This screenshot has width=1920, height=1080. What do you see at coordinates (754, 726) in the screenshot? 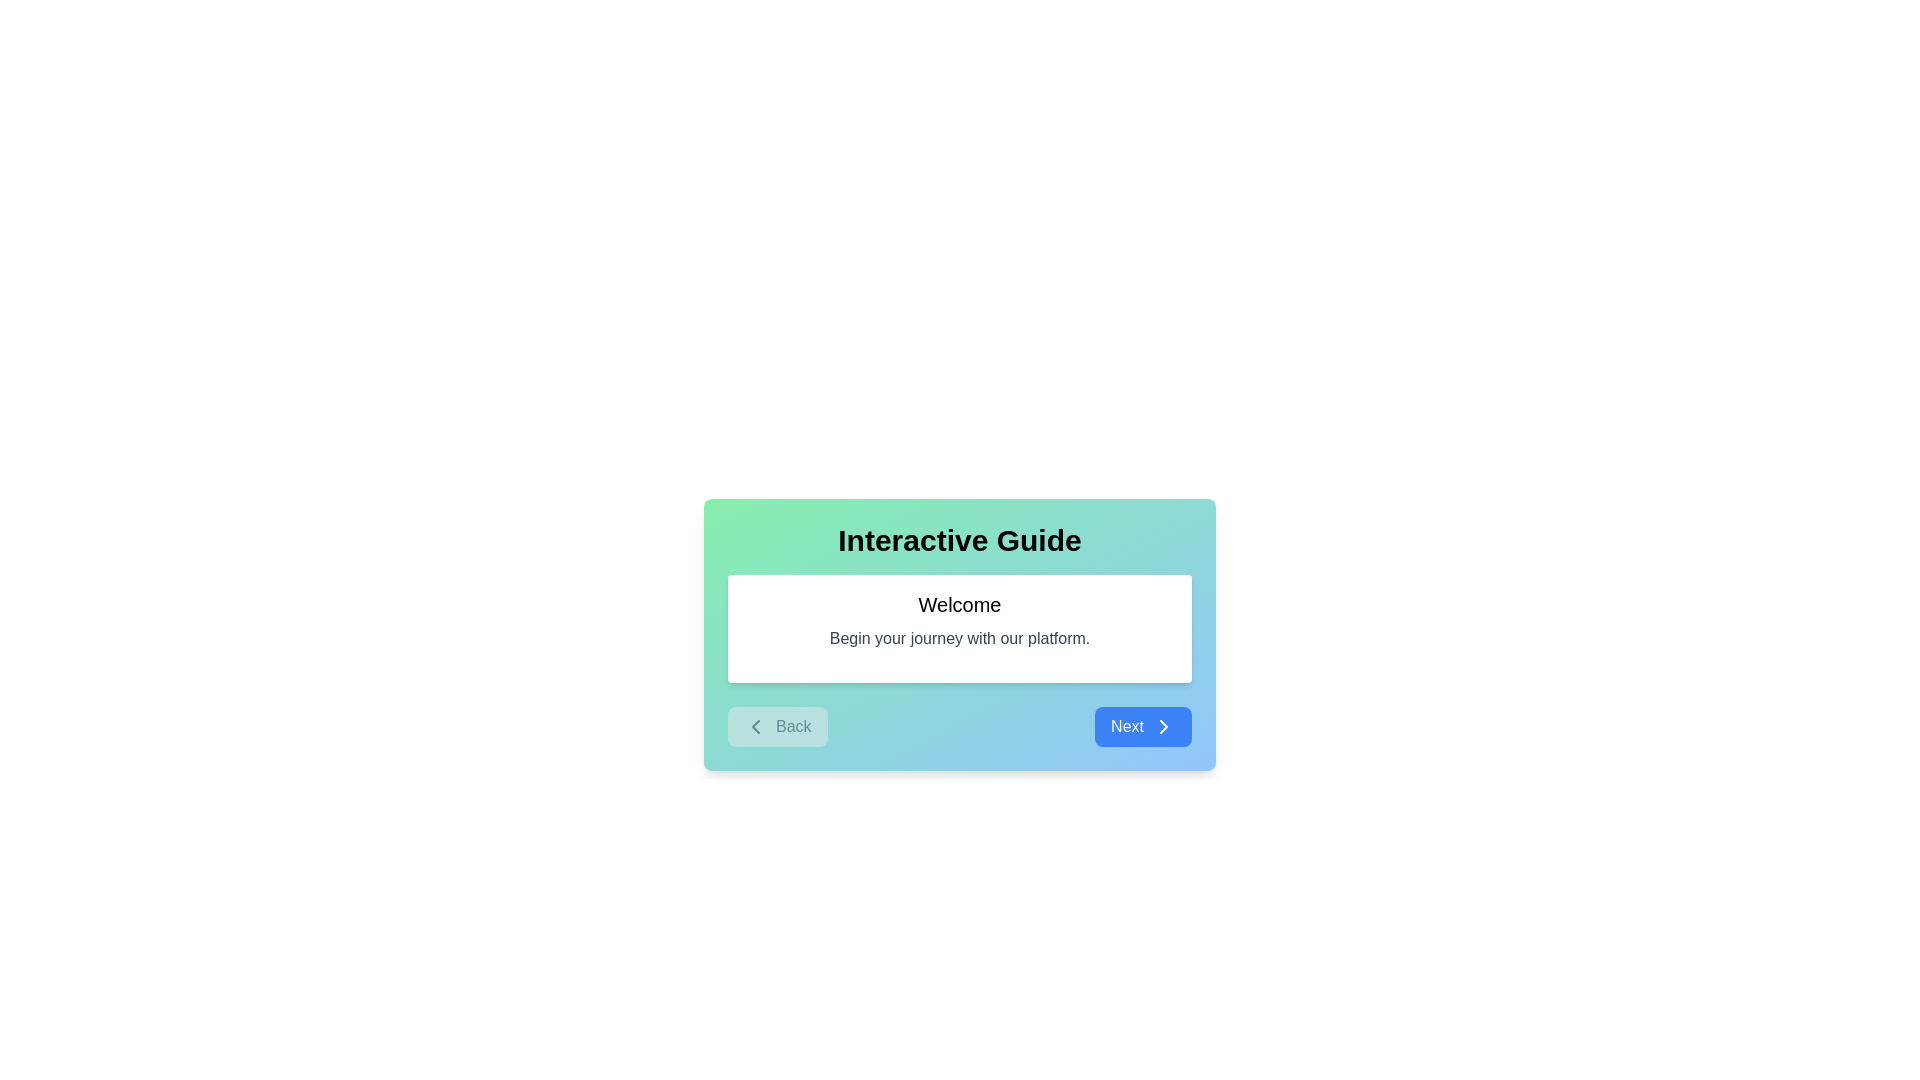
I see `the chevron icon located on the left side of the 'Back' button` at bounding box center [754, 726].